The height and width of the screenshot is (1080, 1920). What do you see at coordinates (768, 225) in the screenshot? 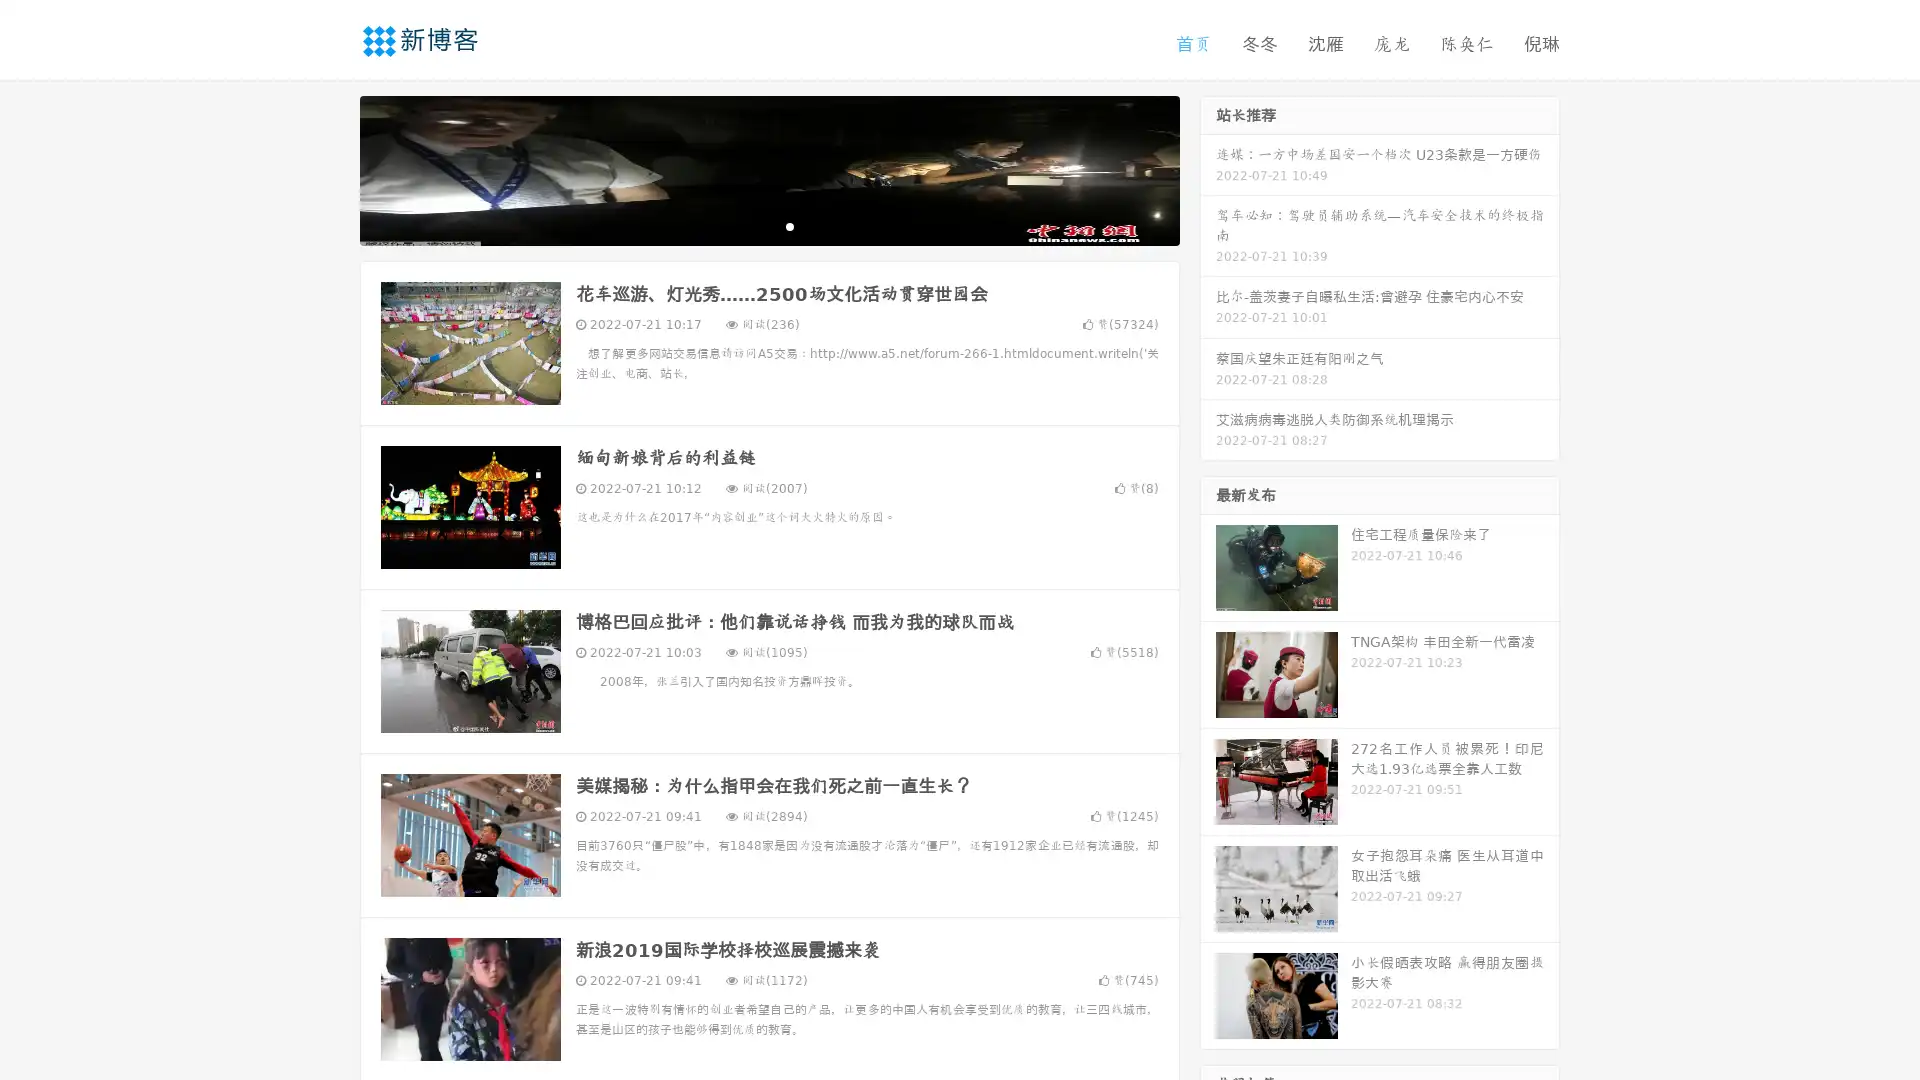
I see `Go to slide 2` at bounding box center [768, 225].